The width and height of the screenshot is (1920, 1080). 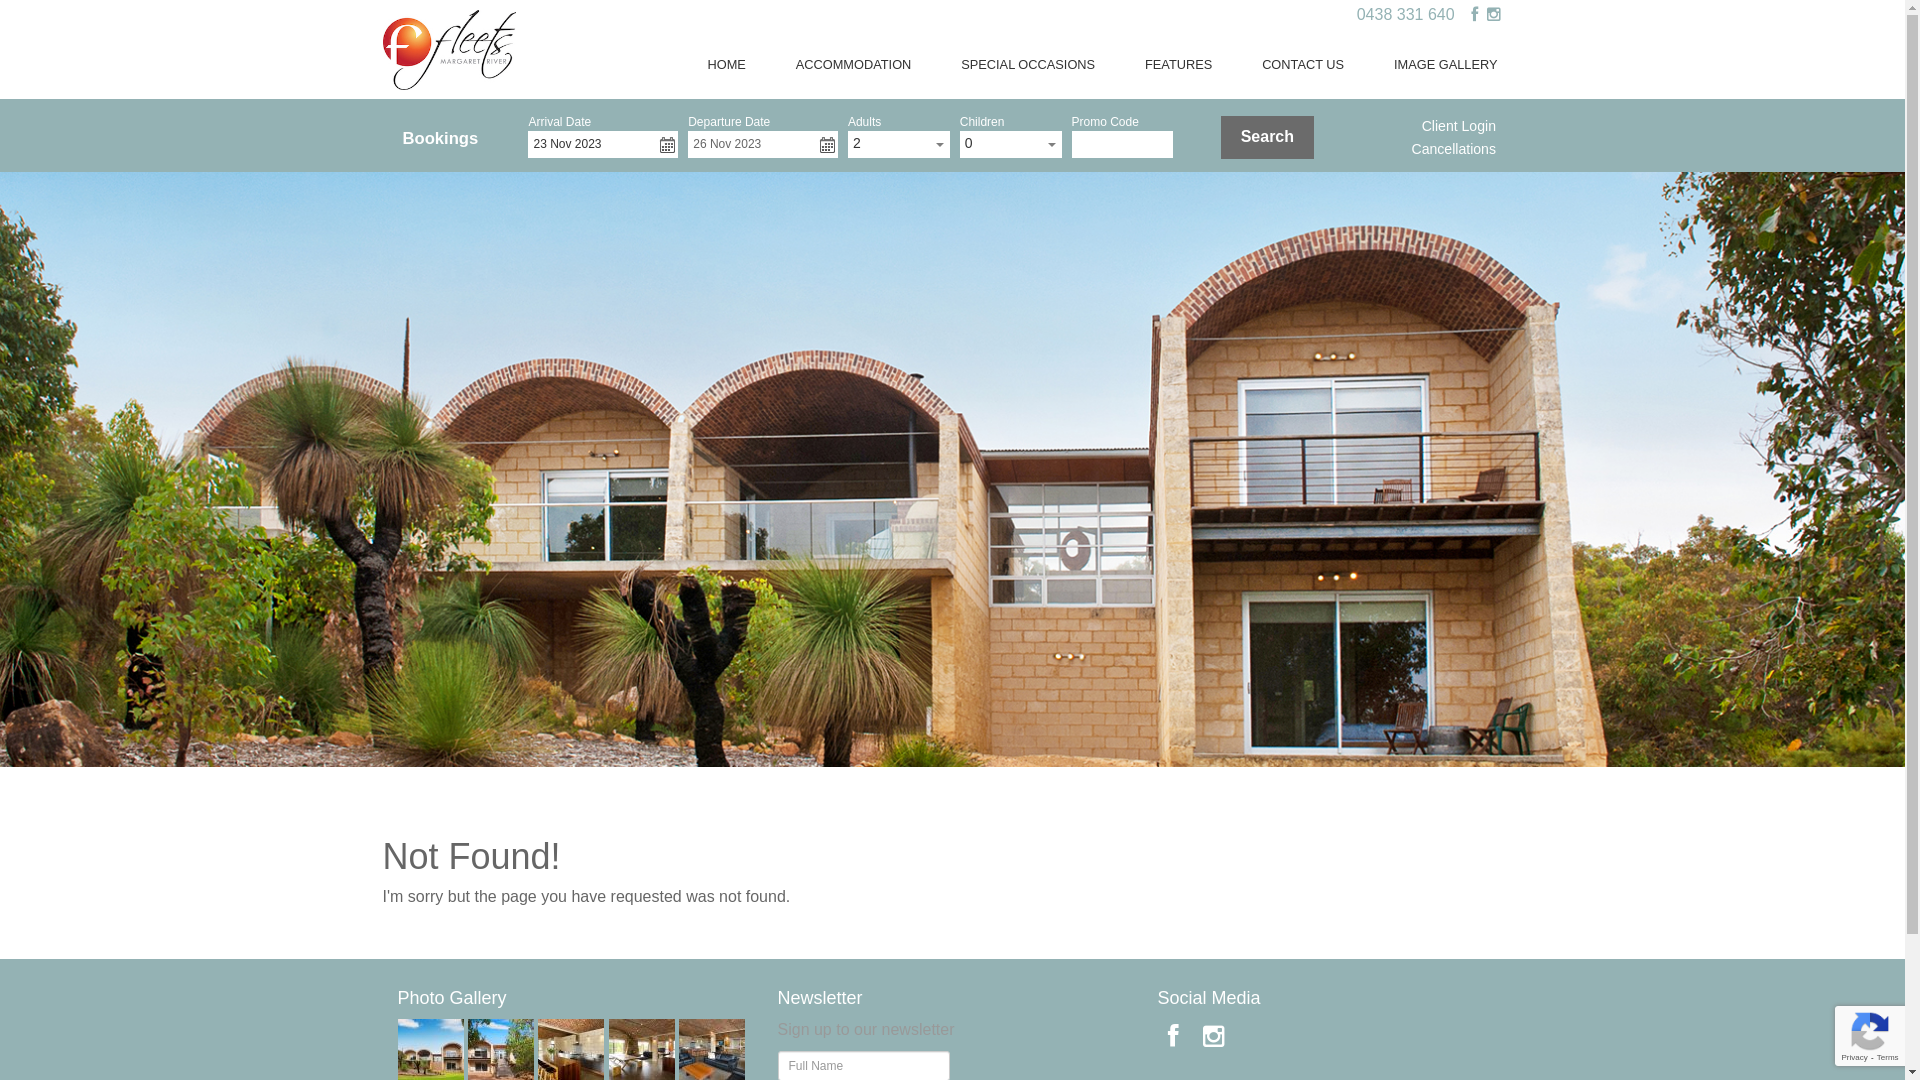 I want to click on 'SPECIAL OCCASIONS', so click(x=1027, y=63).